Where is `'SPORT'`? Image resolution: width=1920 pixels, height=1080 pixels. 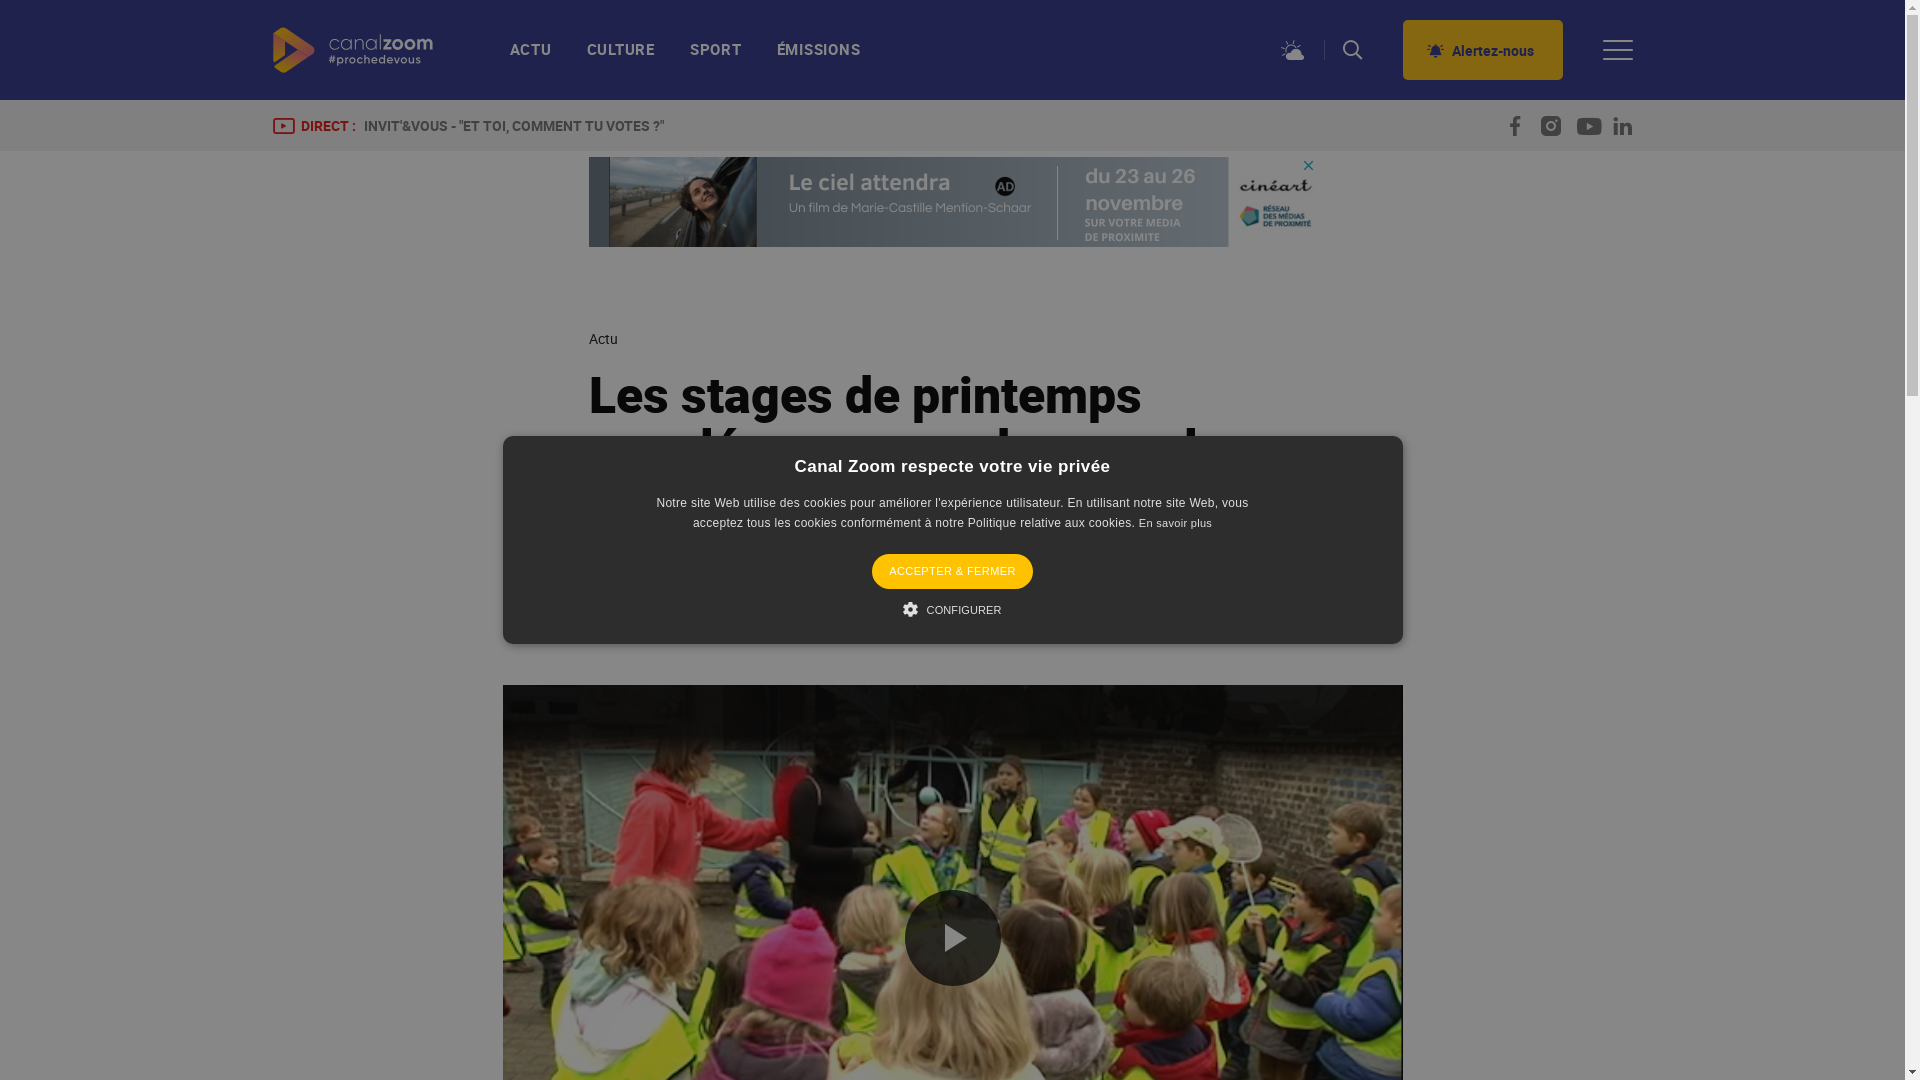 'SPORT' is located at coordinates (715, 56).